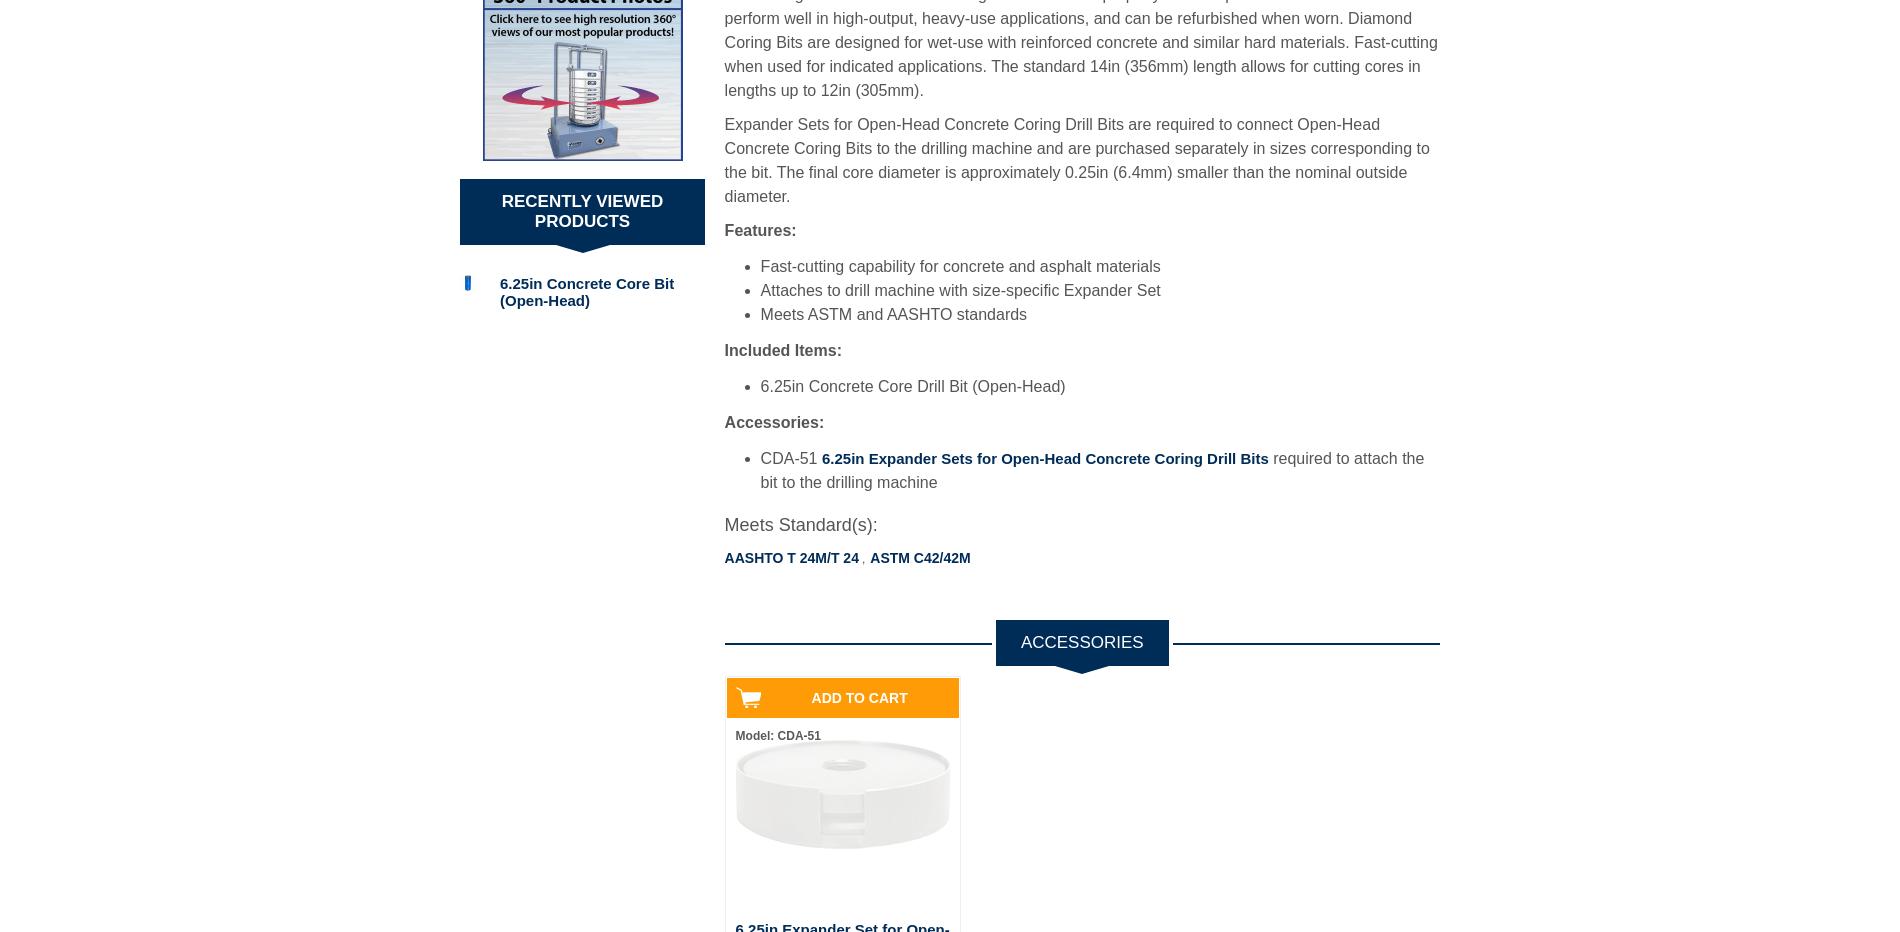 The height and width of the screenshot is (932, 1900). I want to click on 'ASTM C42/42M', so click(918, 557).